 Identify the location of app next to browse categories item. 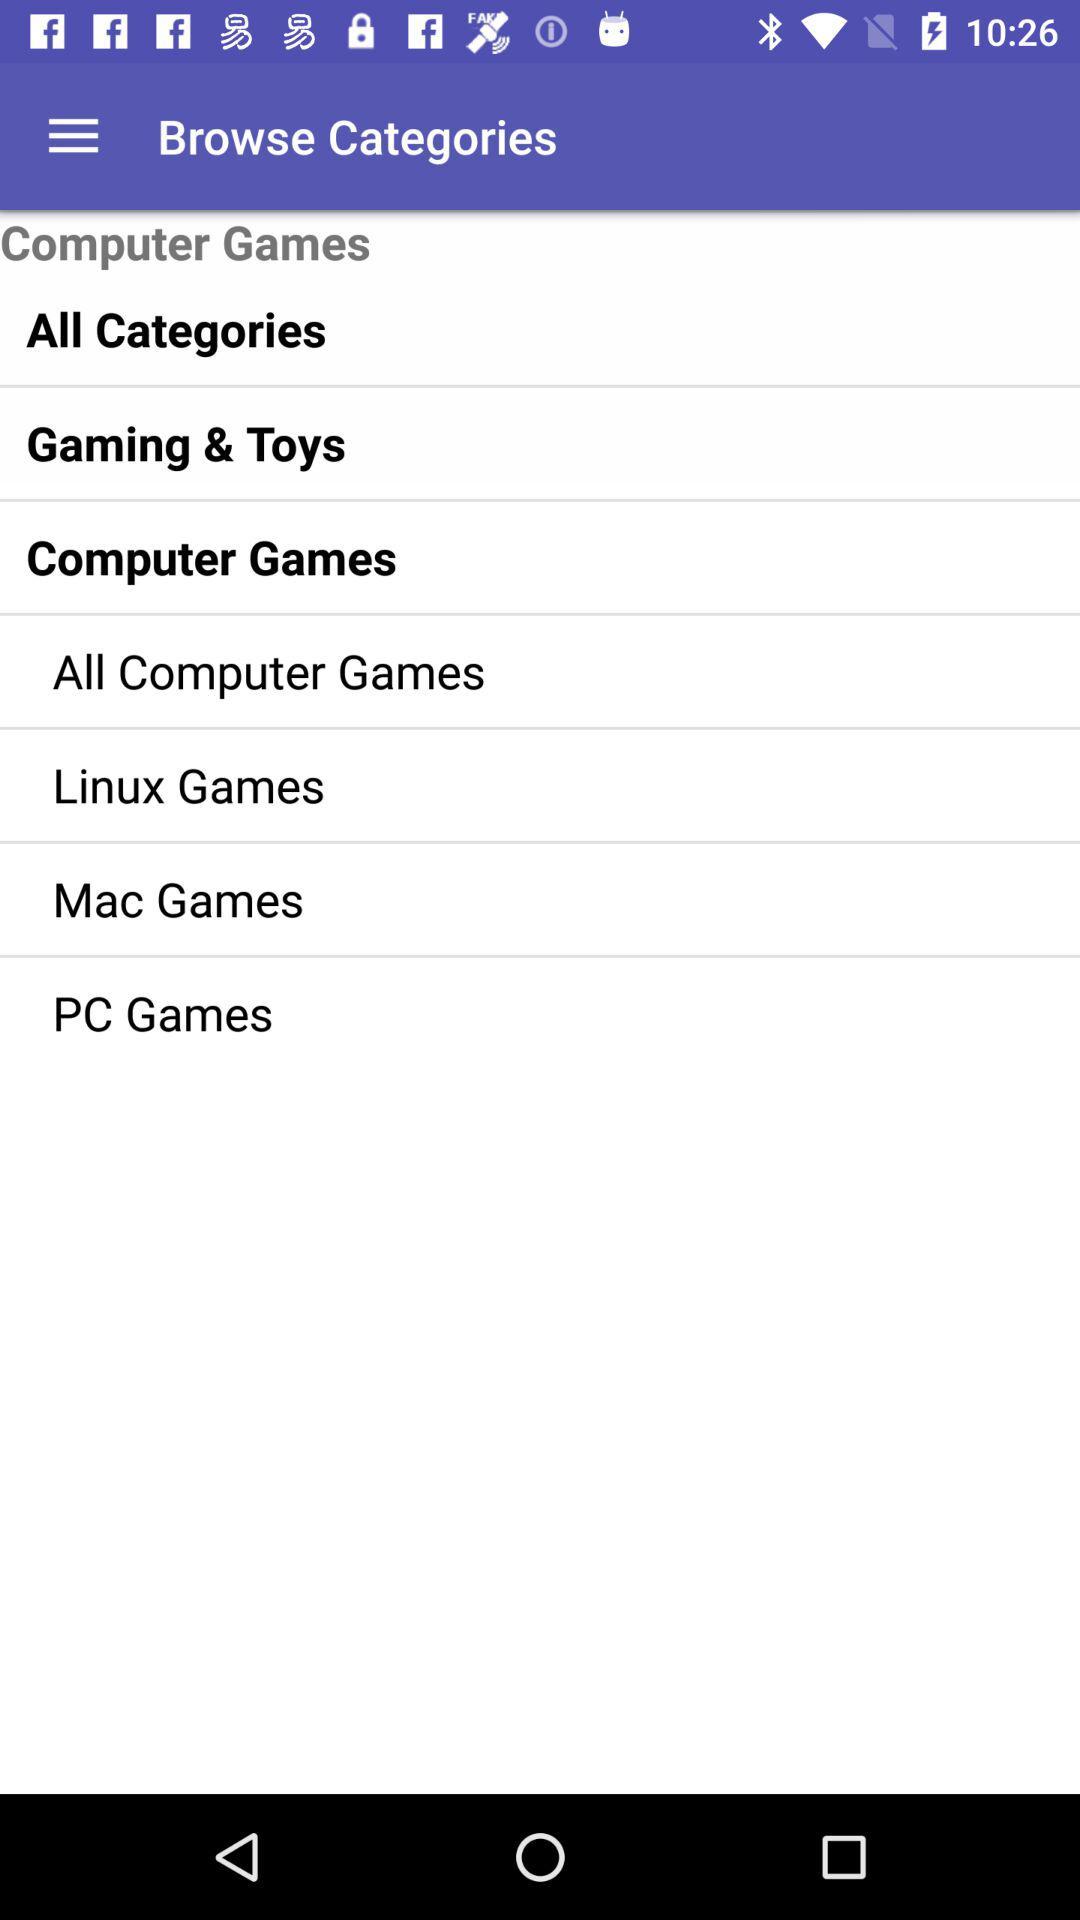
(72, 135).